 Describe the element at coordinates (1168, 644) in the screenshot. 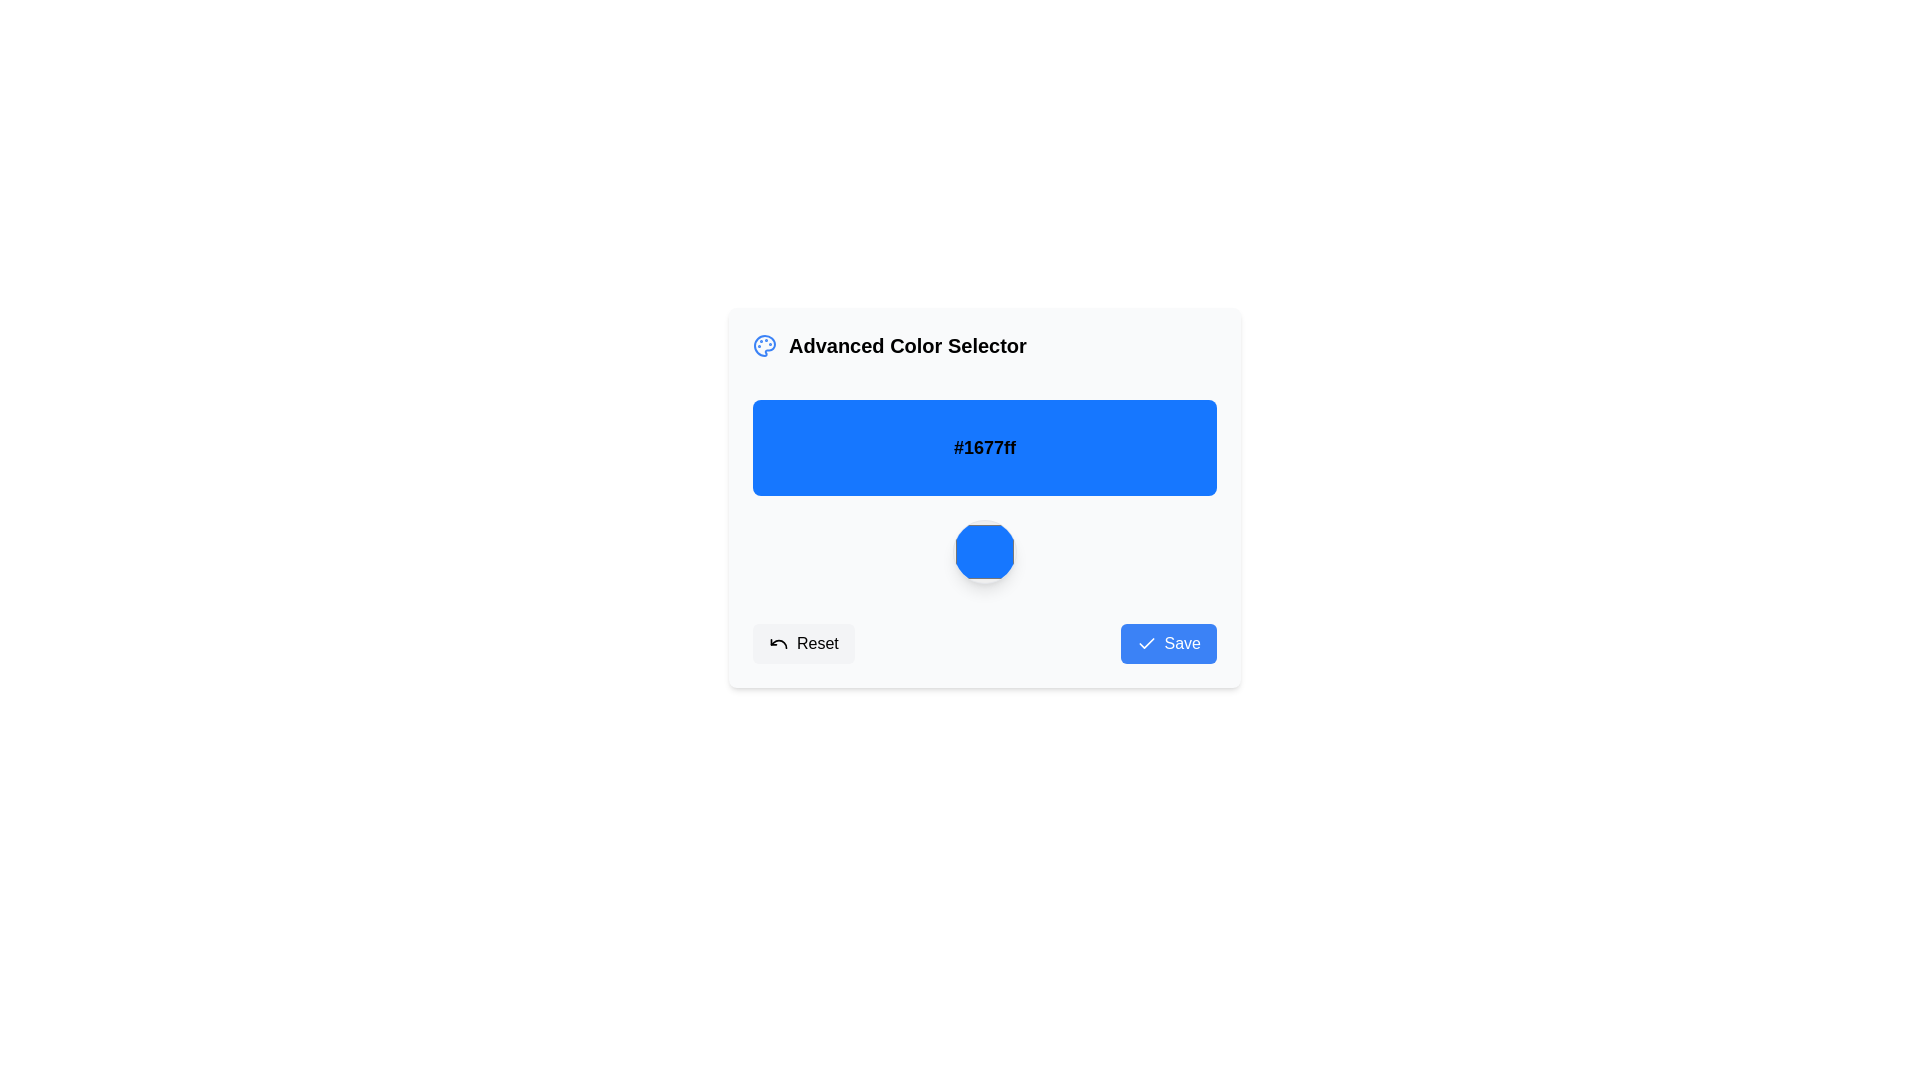

I see `the 'Save' button with a blue background and white text to change its color` at that location.